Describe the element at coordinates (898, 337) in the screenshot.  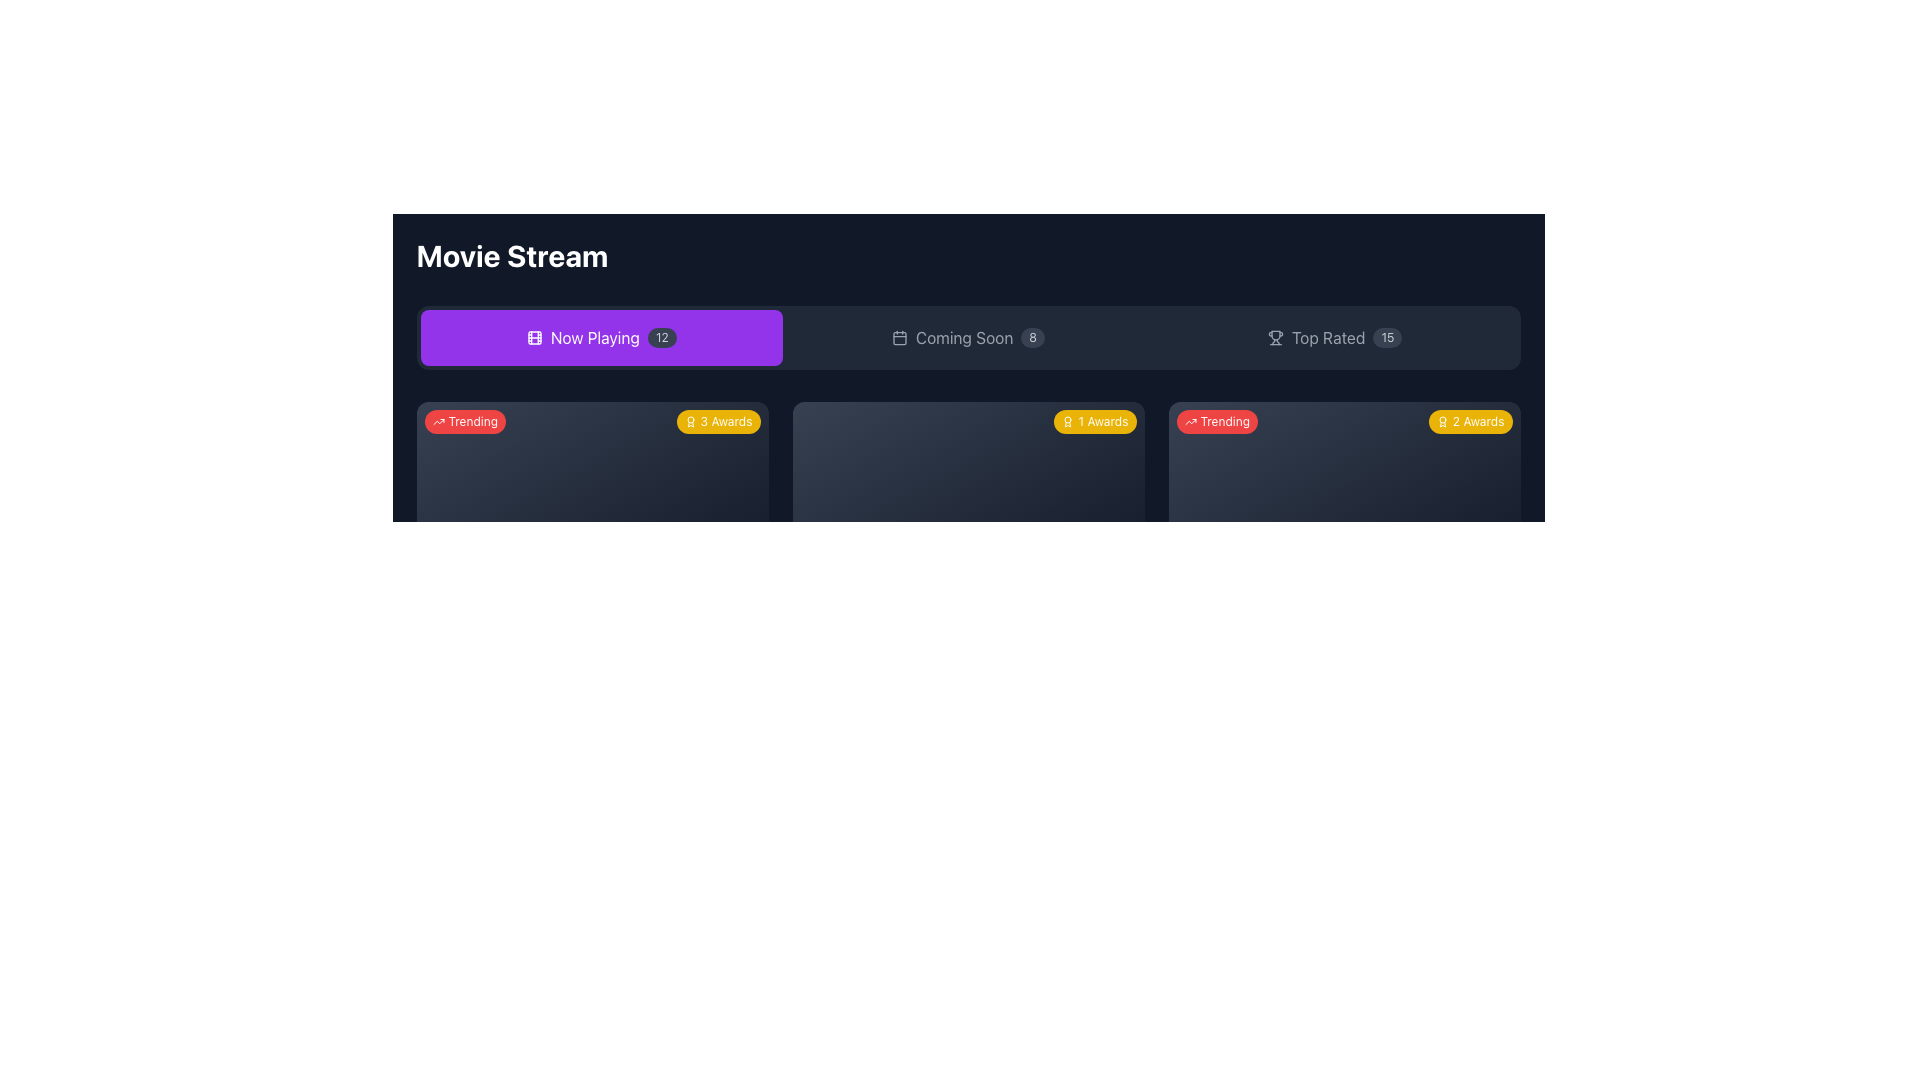
I see `the Decorative Rectangle element located centrally within the calendar icon, which is positioned between the 'Now Playing' button and the 'Top Rated' button` at that location.